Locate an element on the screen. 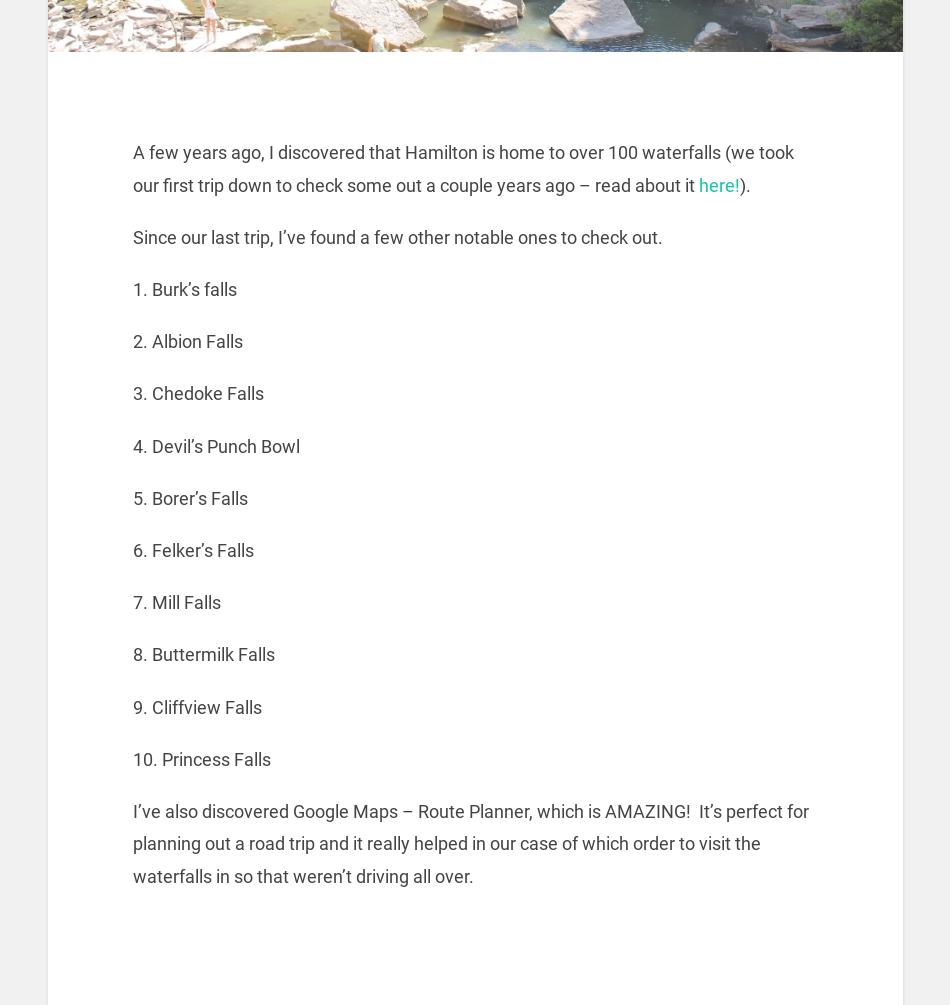  '7. Mill Falls' is located at coordinates (176, 601).